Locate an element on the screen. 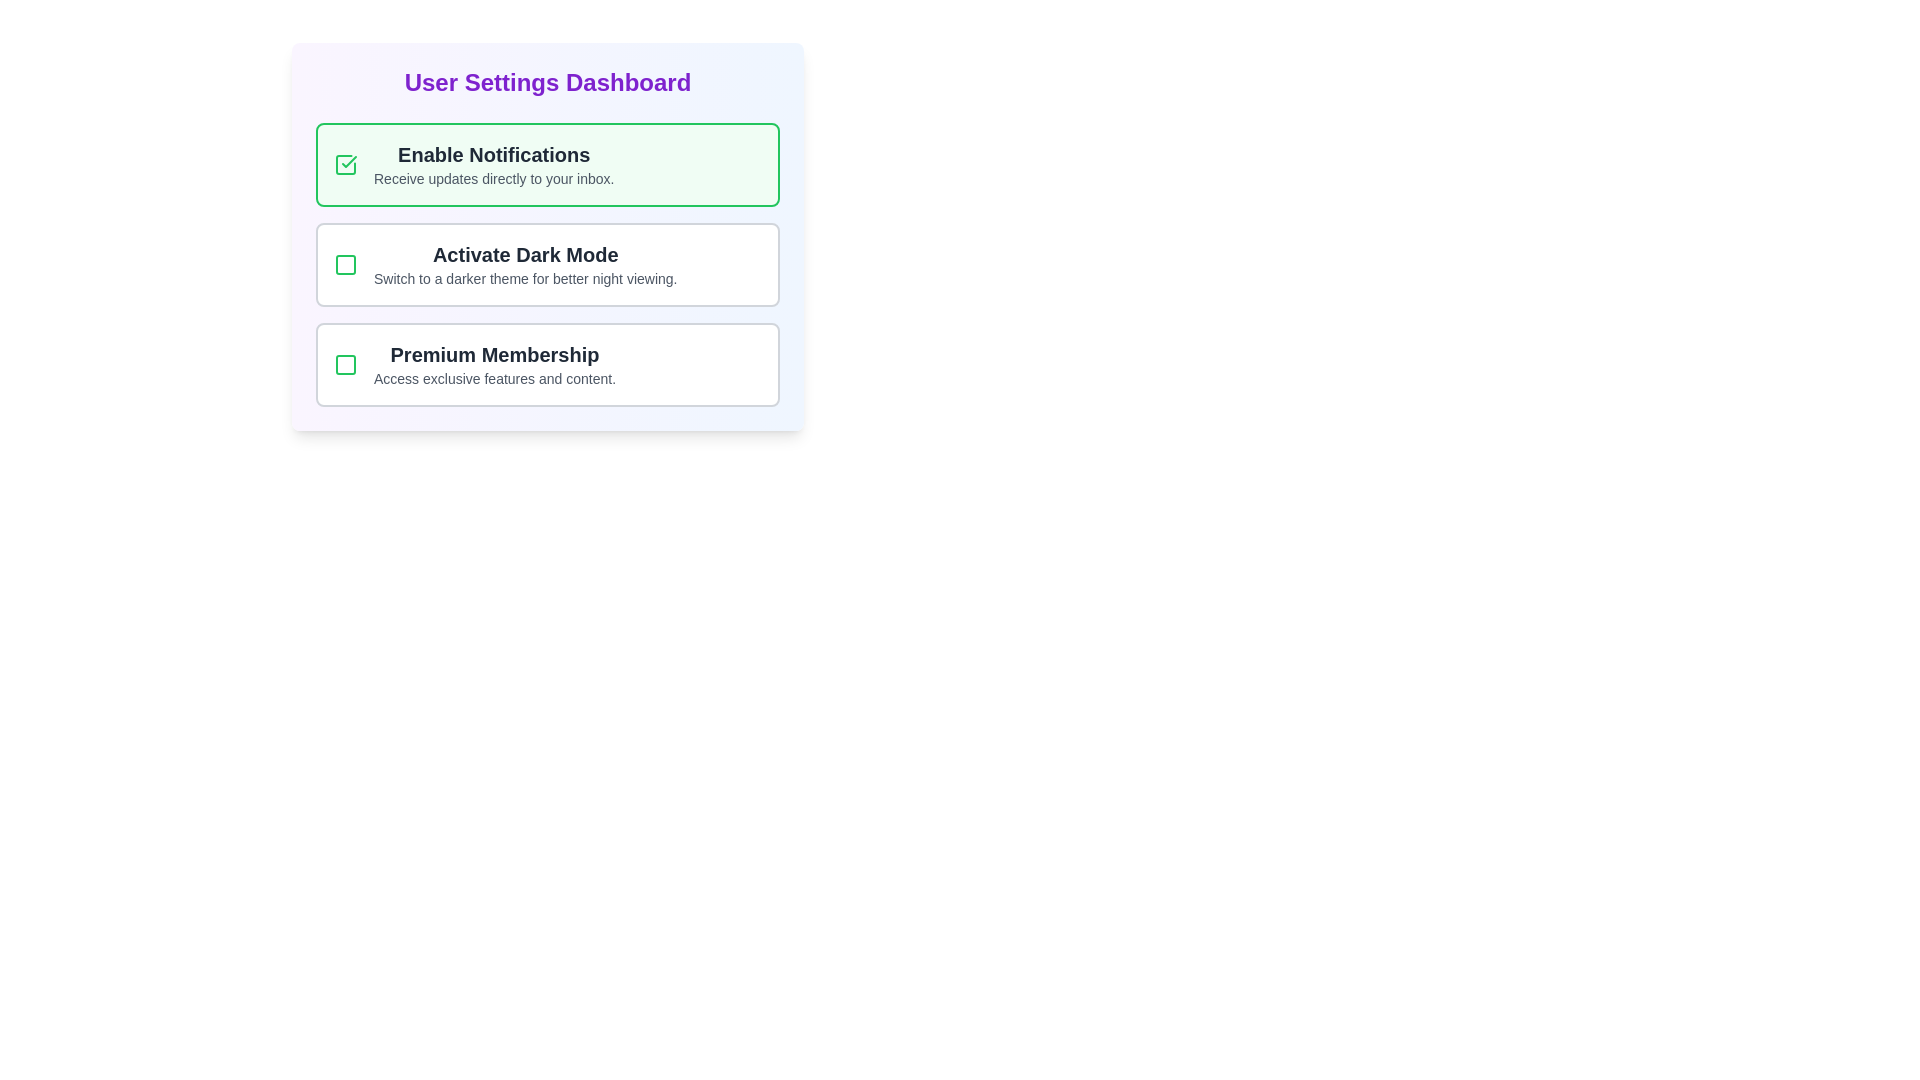 The height and width of the screenshot is (1080, 1920). descriptive text of the selectable panel labeled 'Activate Dark Mode' which provides information about switching to a darker theme for better night viewing is located at coordinates (547, 264).